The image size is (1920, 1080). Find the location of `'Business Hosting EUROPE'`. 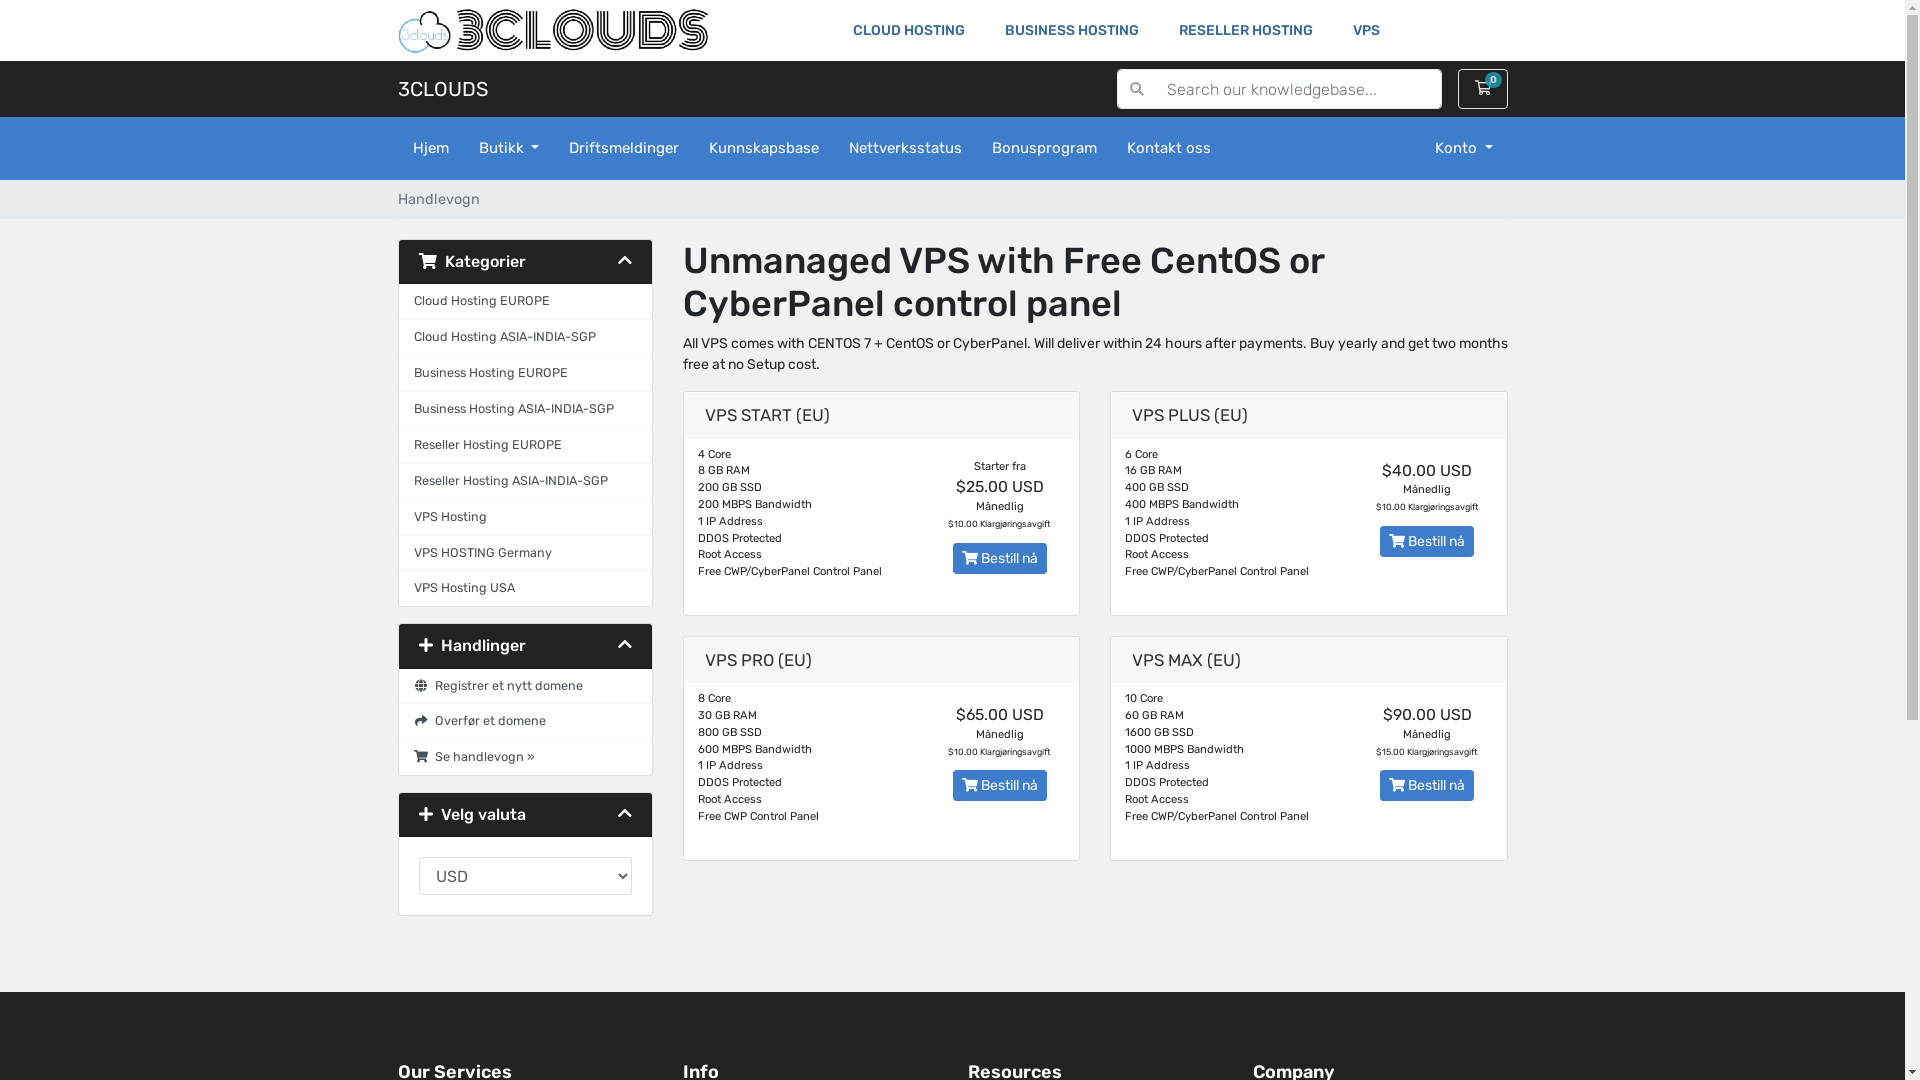

'Business Hosting EUROPE' is located at coordinates (398, 374).